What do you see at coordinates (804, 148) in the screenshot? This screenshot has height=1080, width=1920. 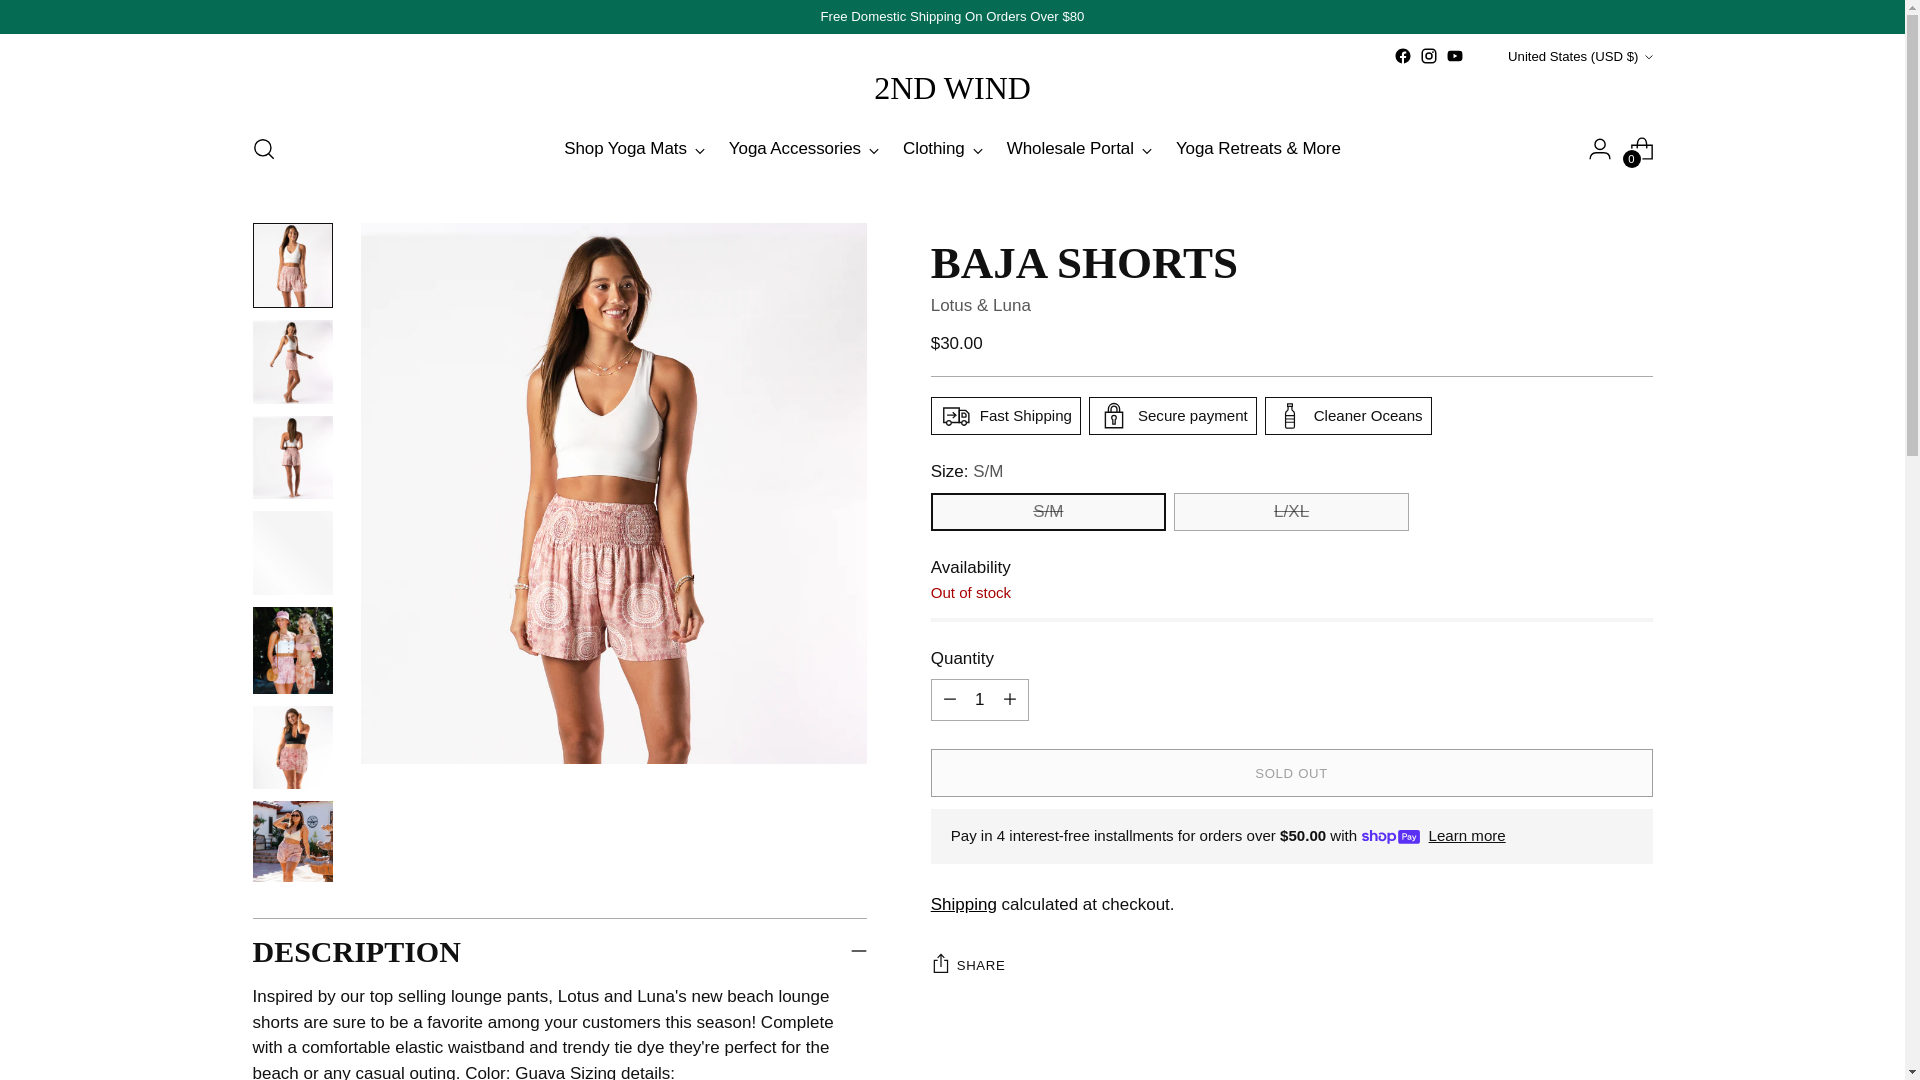 I see `'Yoga Accessories'` at bounding box center [804, 148].